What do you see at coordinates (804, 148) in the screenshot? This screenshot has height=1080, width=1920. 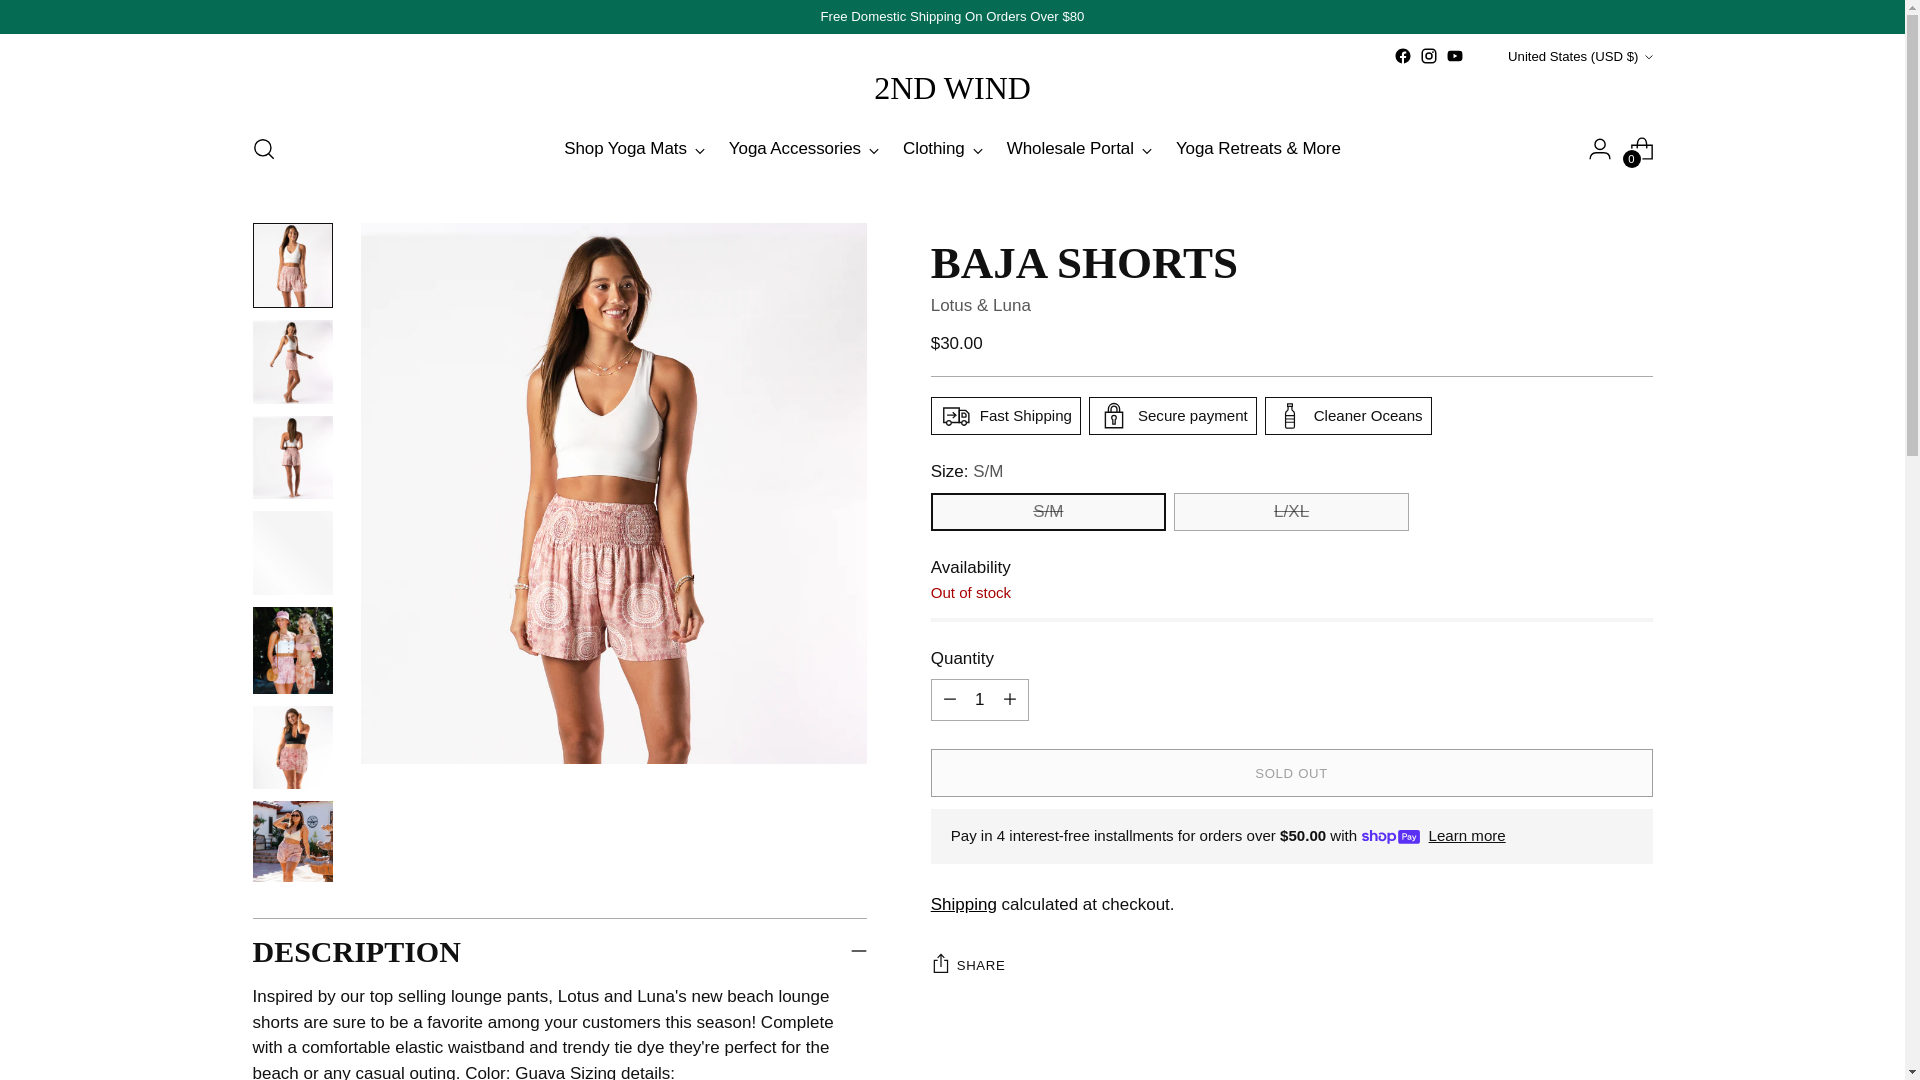 I see `'Yoga Accessories'` at bounding box center [804, 148].